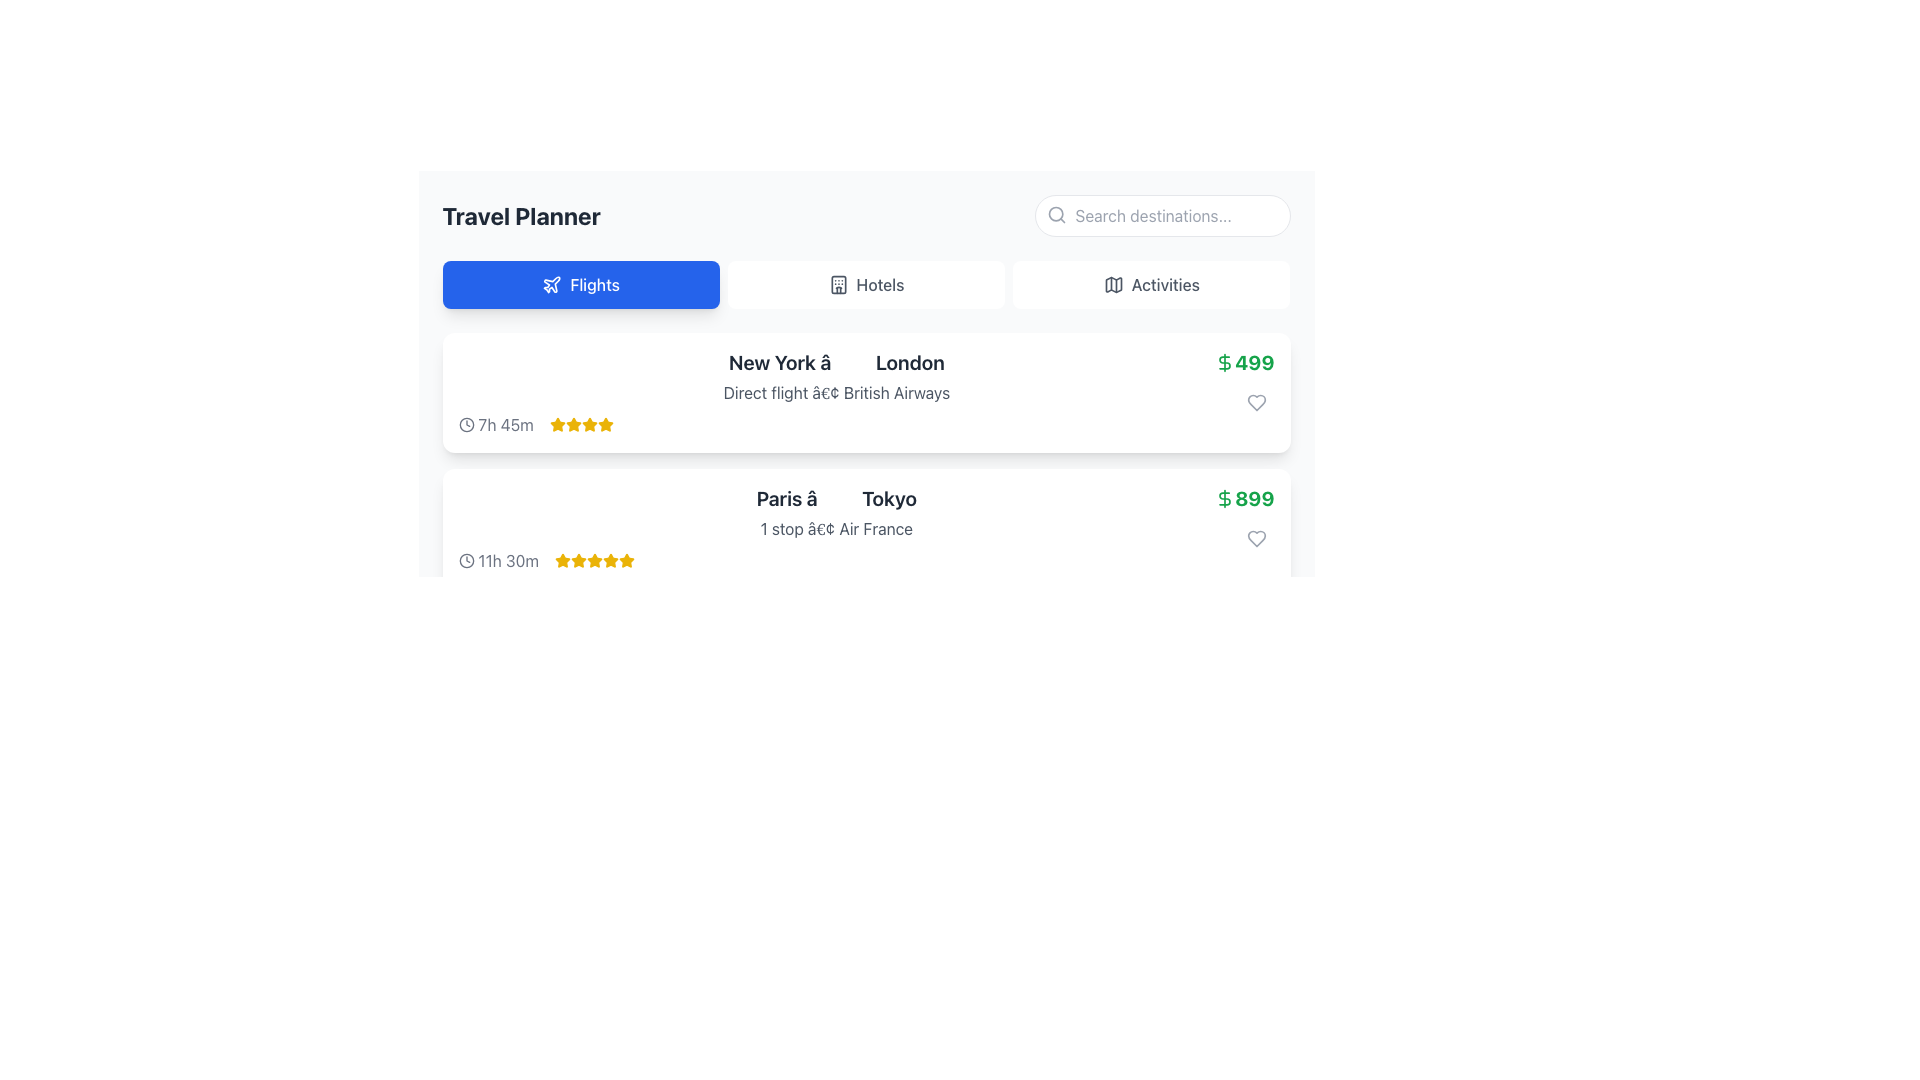 This screenshot has height=1080, width=1920. What do you see at coordinates (610, 560) in the screenshot?
I see `the fourth star icon in the 5-star rating scale for the travel option 'Paris to Tokyo'` at bounding box center [610, 560].